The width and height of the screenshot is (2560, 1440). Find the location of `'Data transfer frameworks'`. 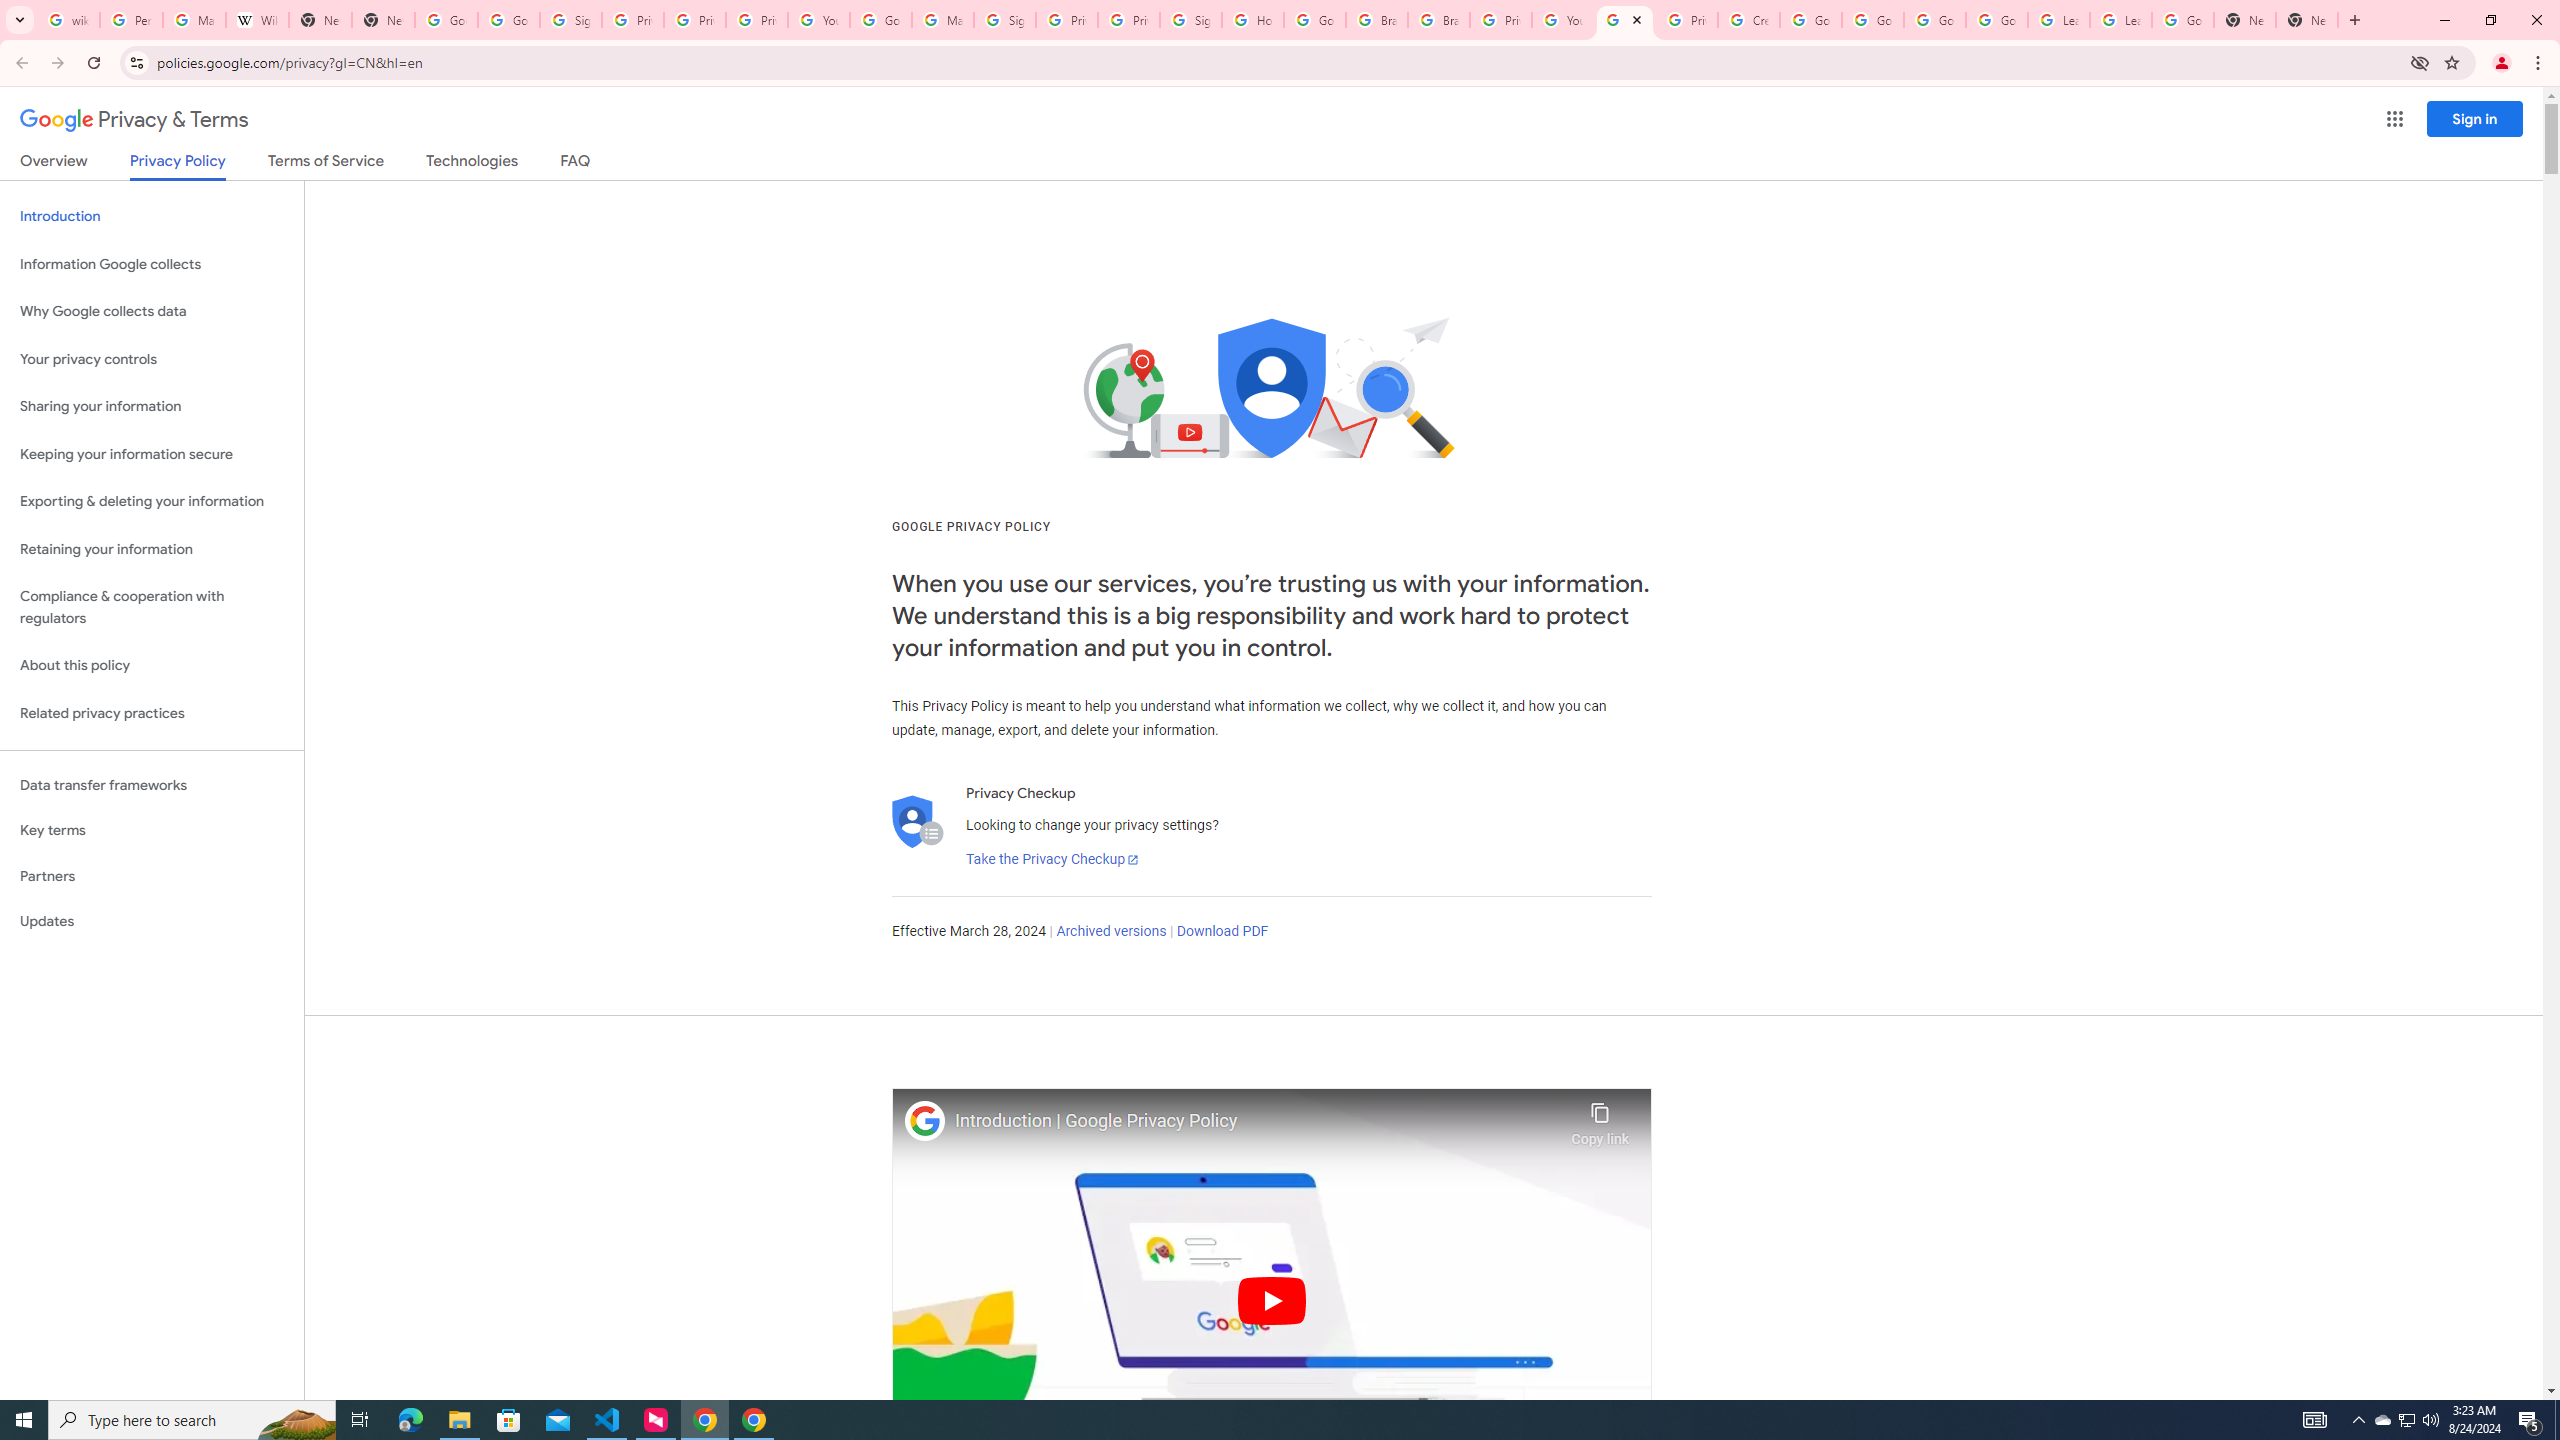

'Data transfer frameworks' is located at coordinates (151, 785).